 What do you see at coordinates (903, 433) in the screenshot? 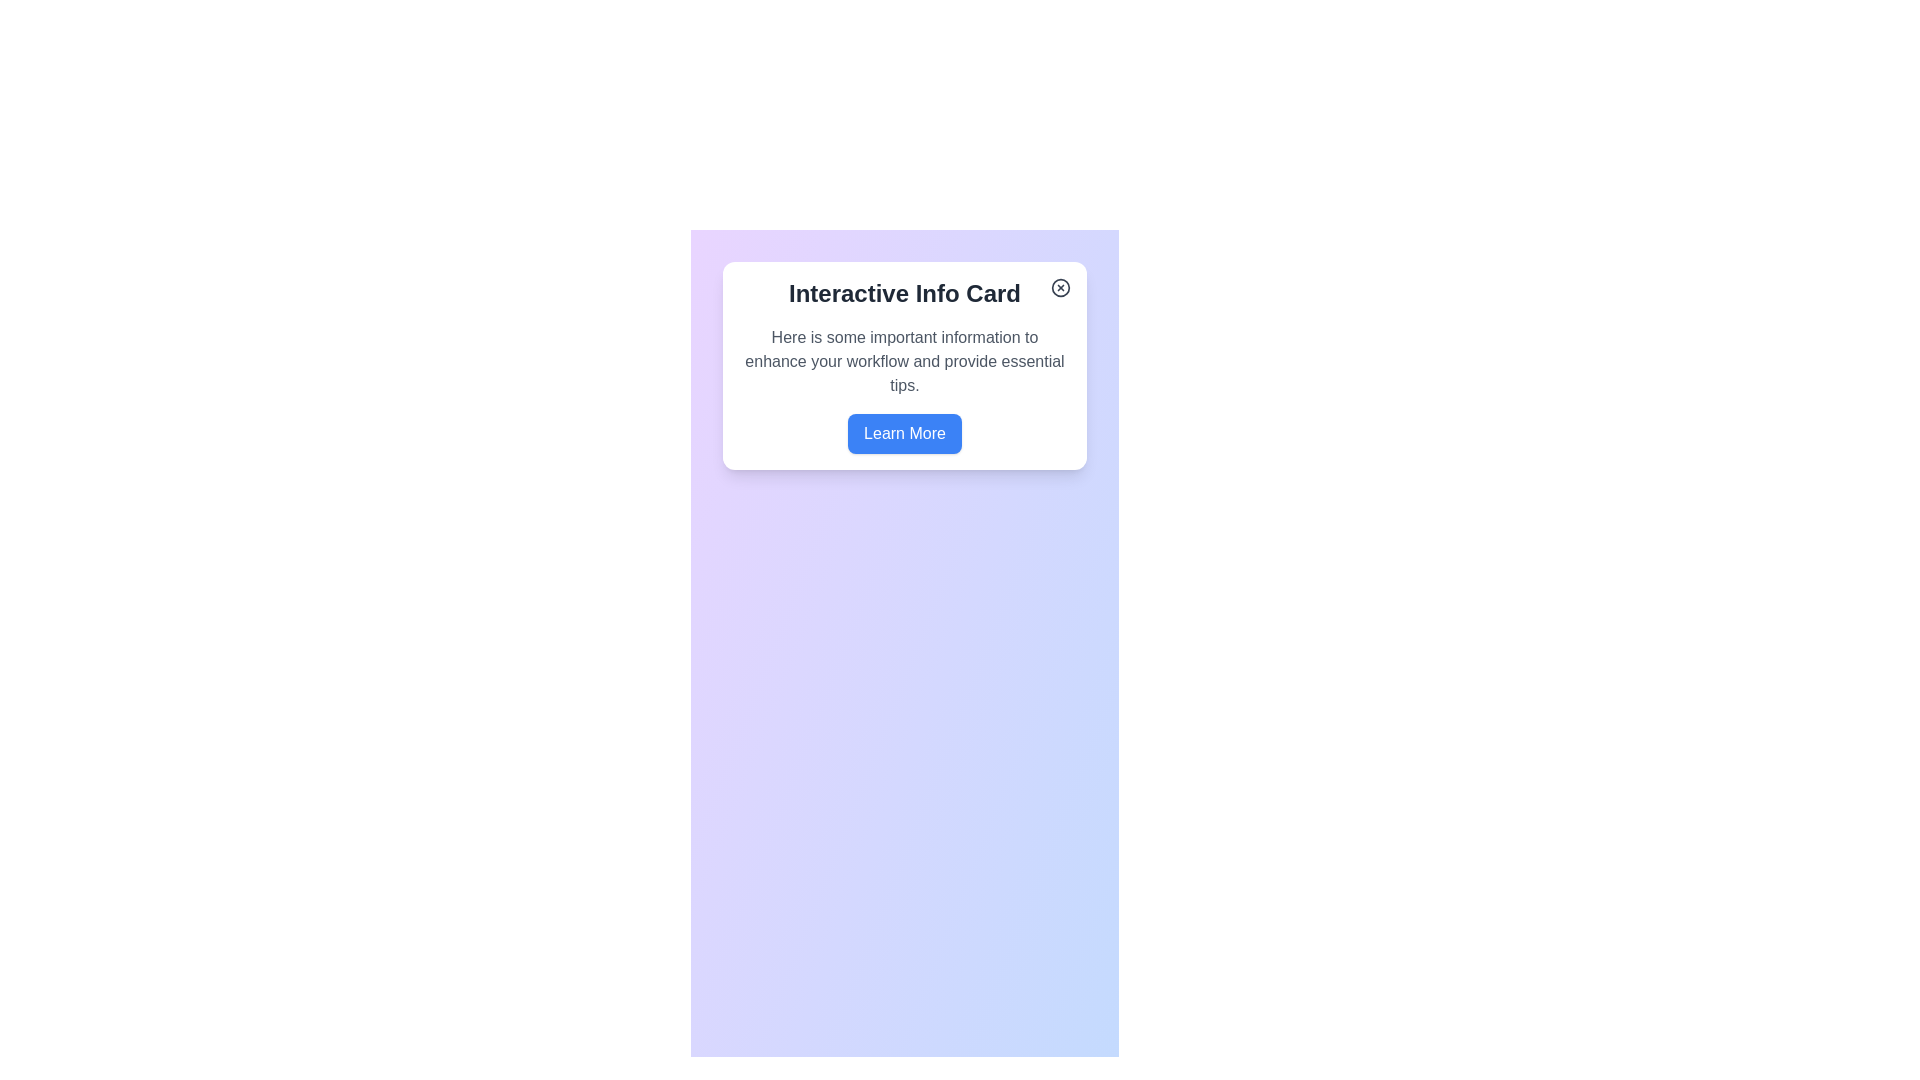
I see `the 'Learn More' button, which is a rectangular button with rounded corners and a blue background, to visualize hover effects` at bounding box center [903, 433].